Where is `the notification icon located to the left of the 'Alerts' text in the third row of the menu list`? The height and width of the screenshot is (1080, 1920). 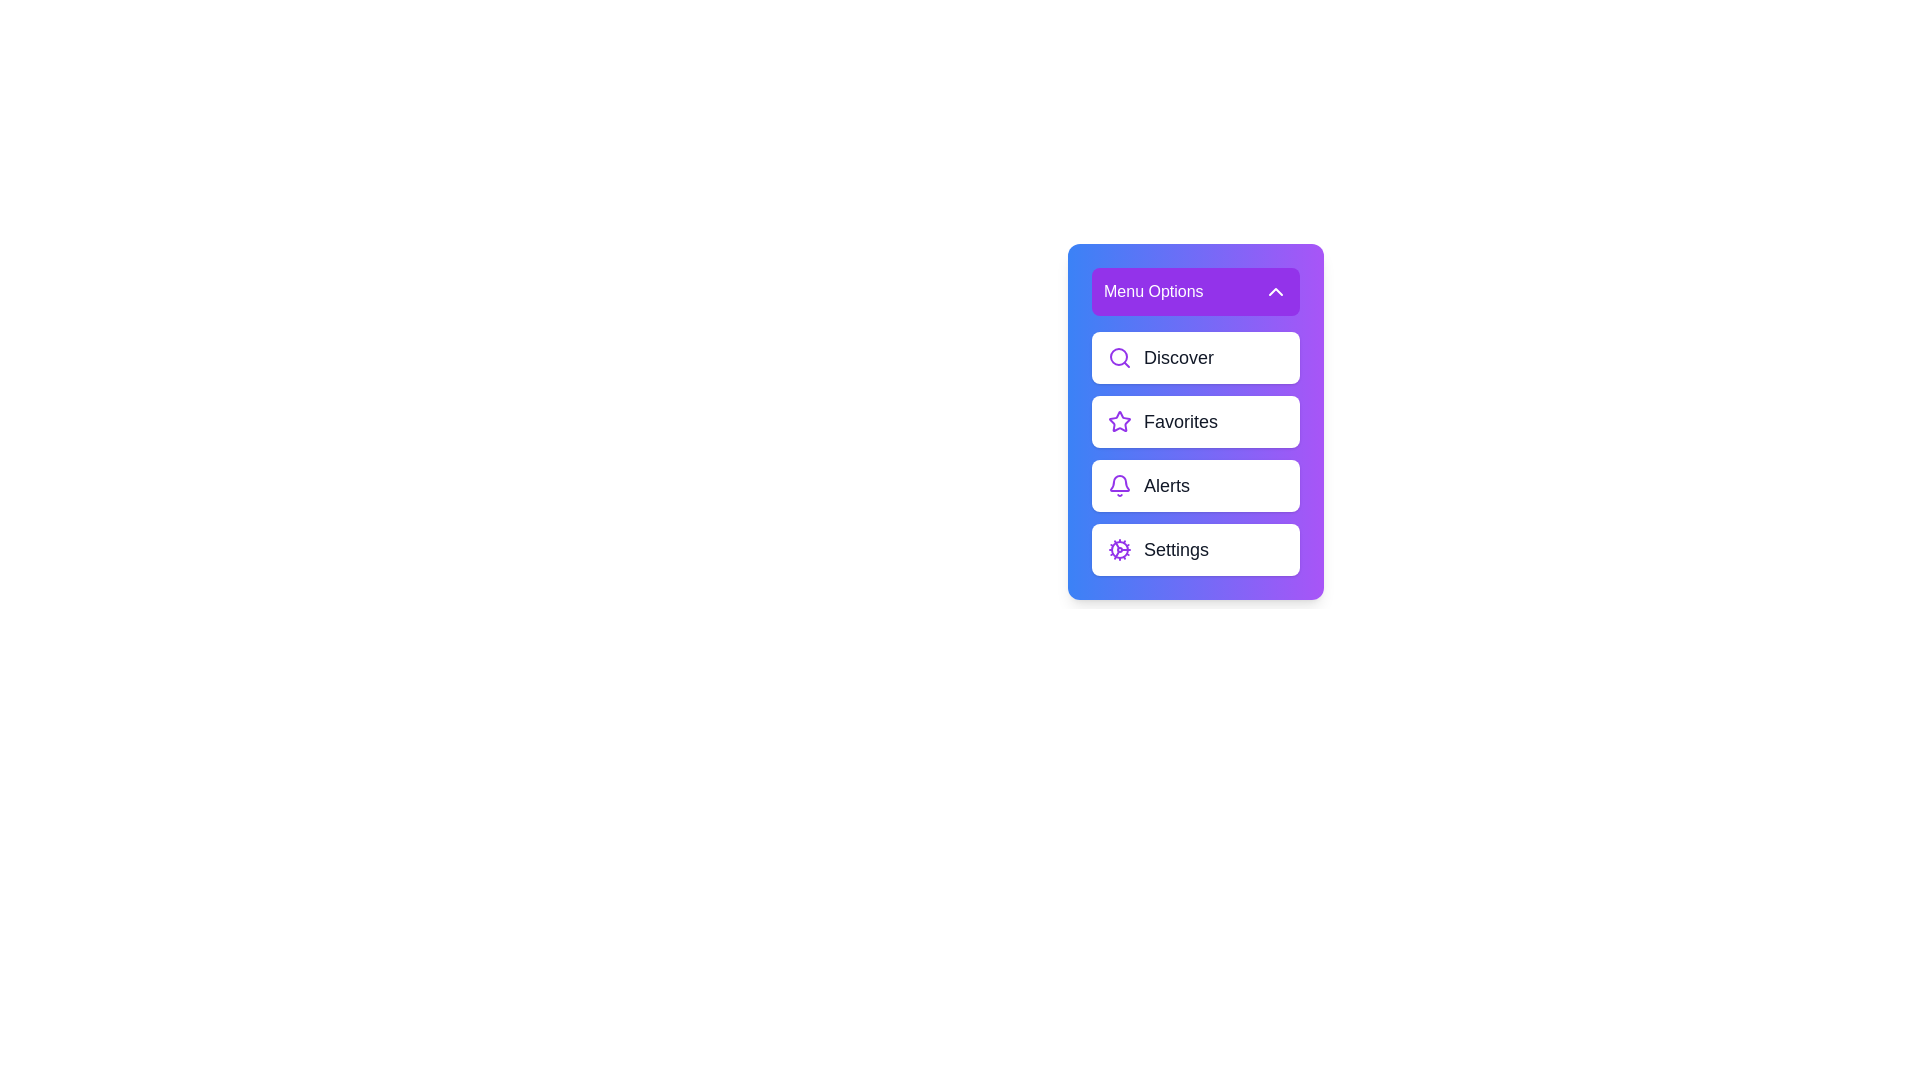 the notification icon located to the left of the 'Alerts' text in the third row of the menu list is located at coordinates (1118, 486).